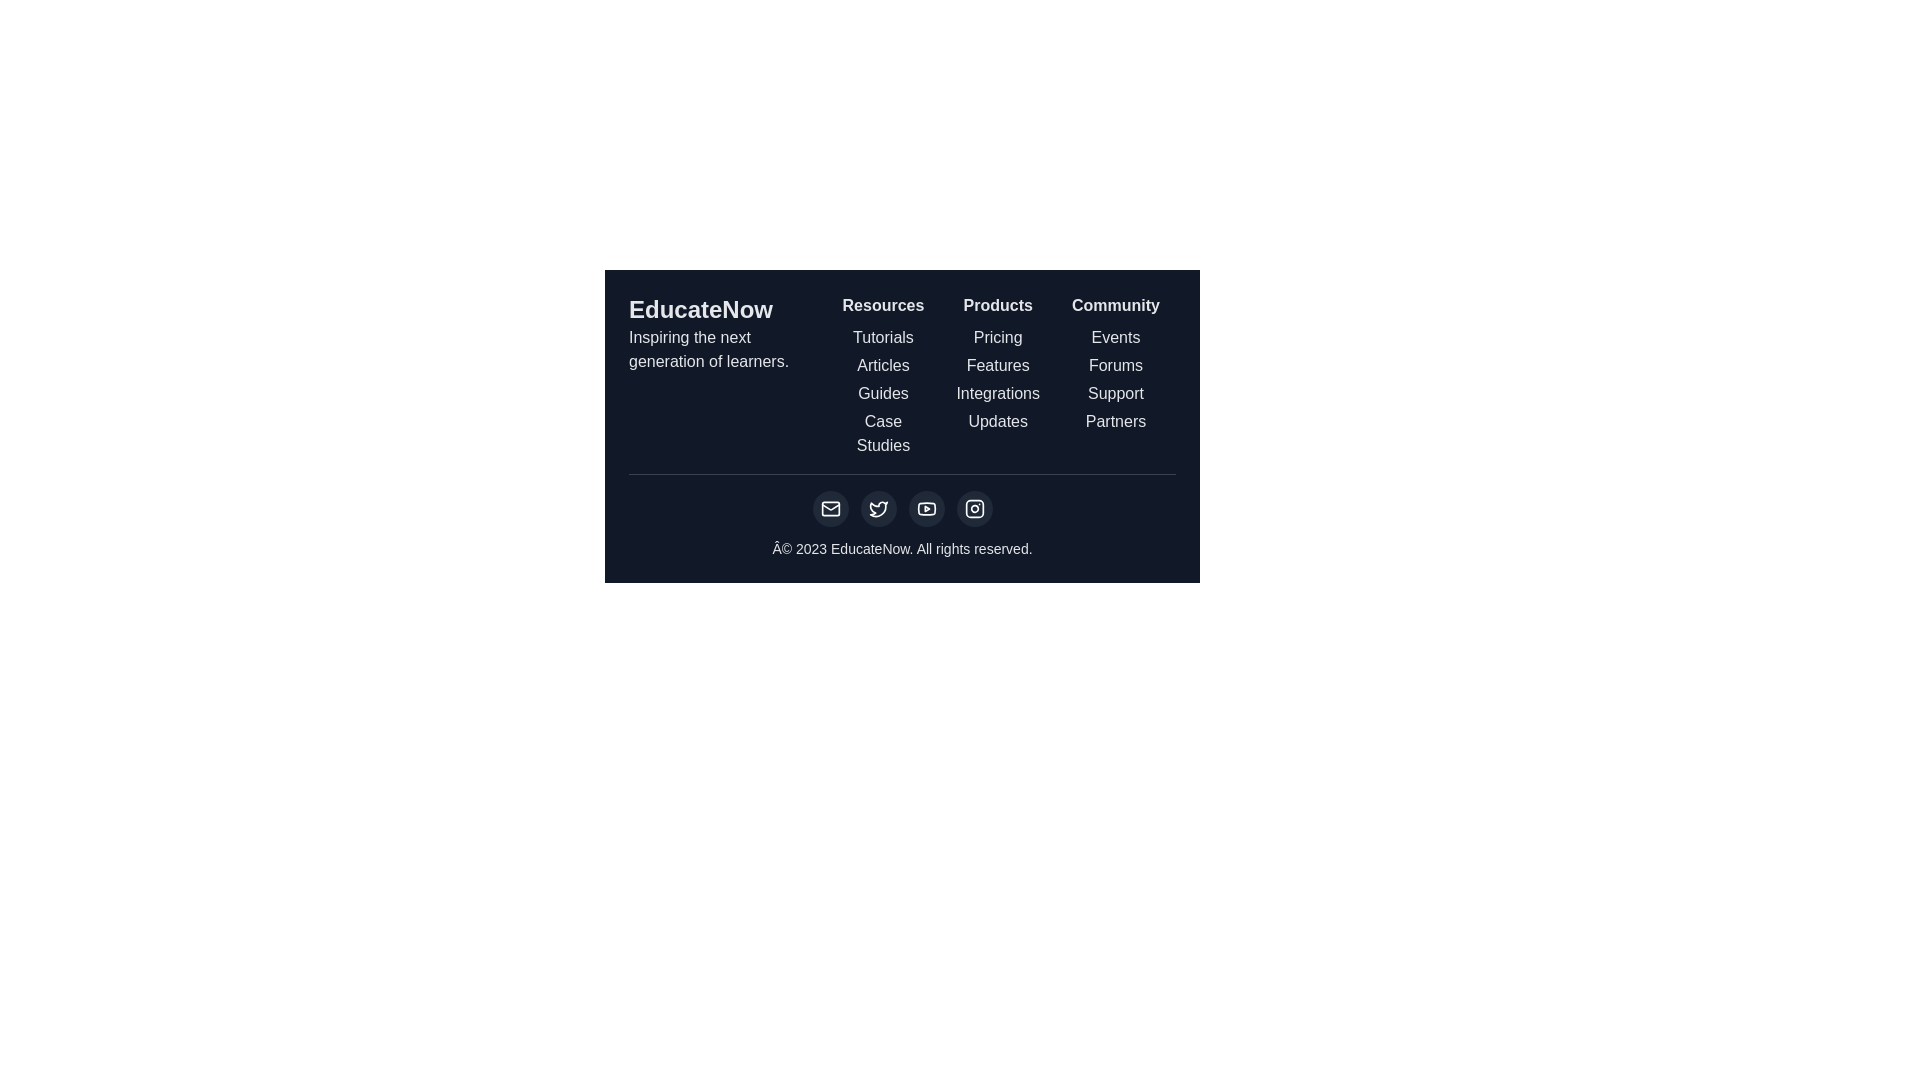  What do you see at coordinates (830, 508) in the screenshot?
I see `the leftmost icon button located at the bottom center of the footer` at bounding box center [830, 508].